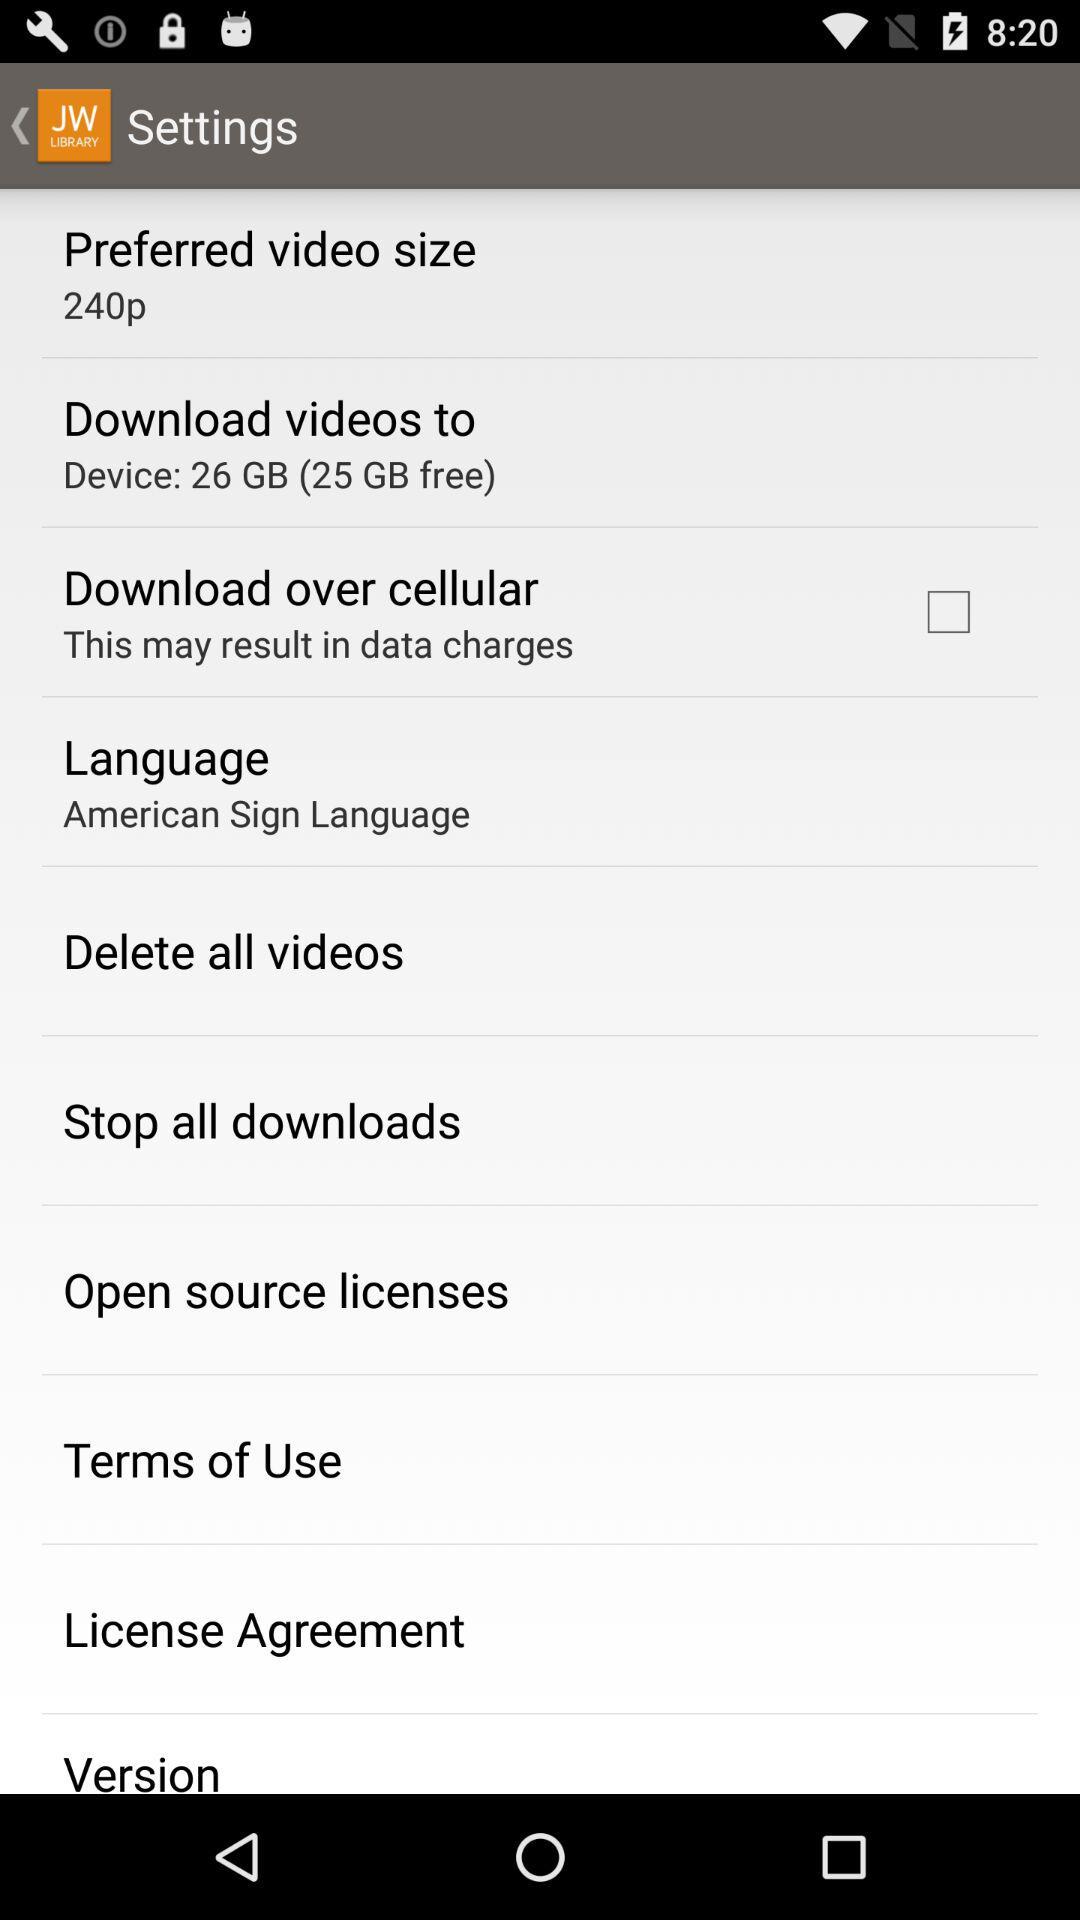  Describe the element at coordinates (104, 303) in the screenshot. I see `the app below preferred video size icon` at that location.